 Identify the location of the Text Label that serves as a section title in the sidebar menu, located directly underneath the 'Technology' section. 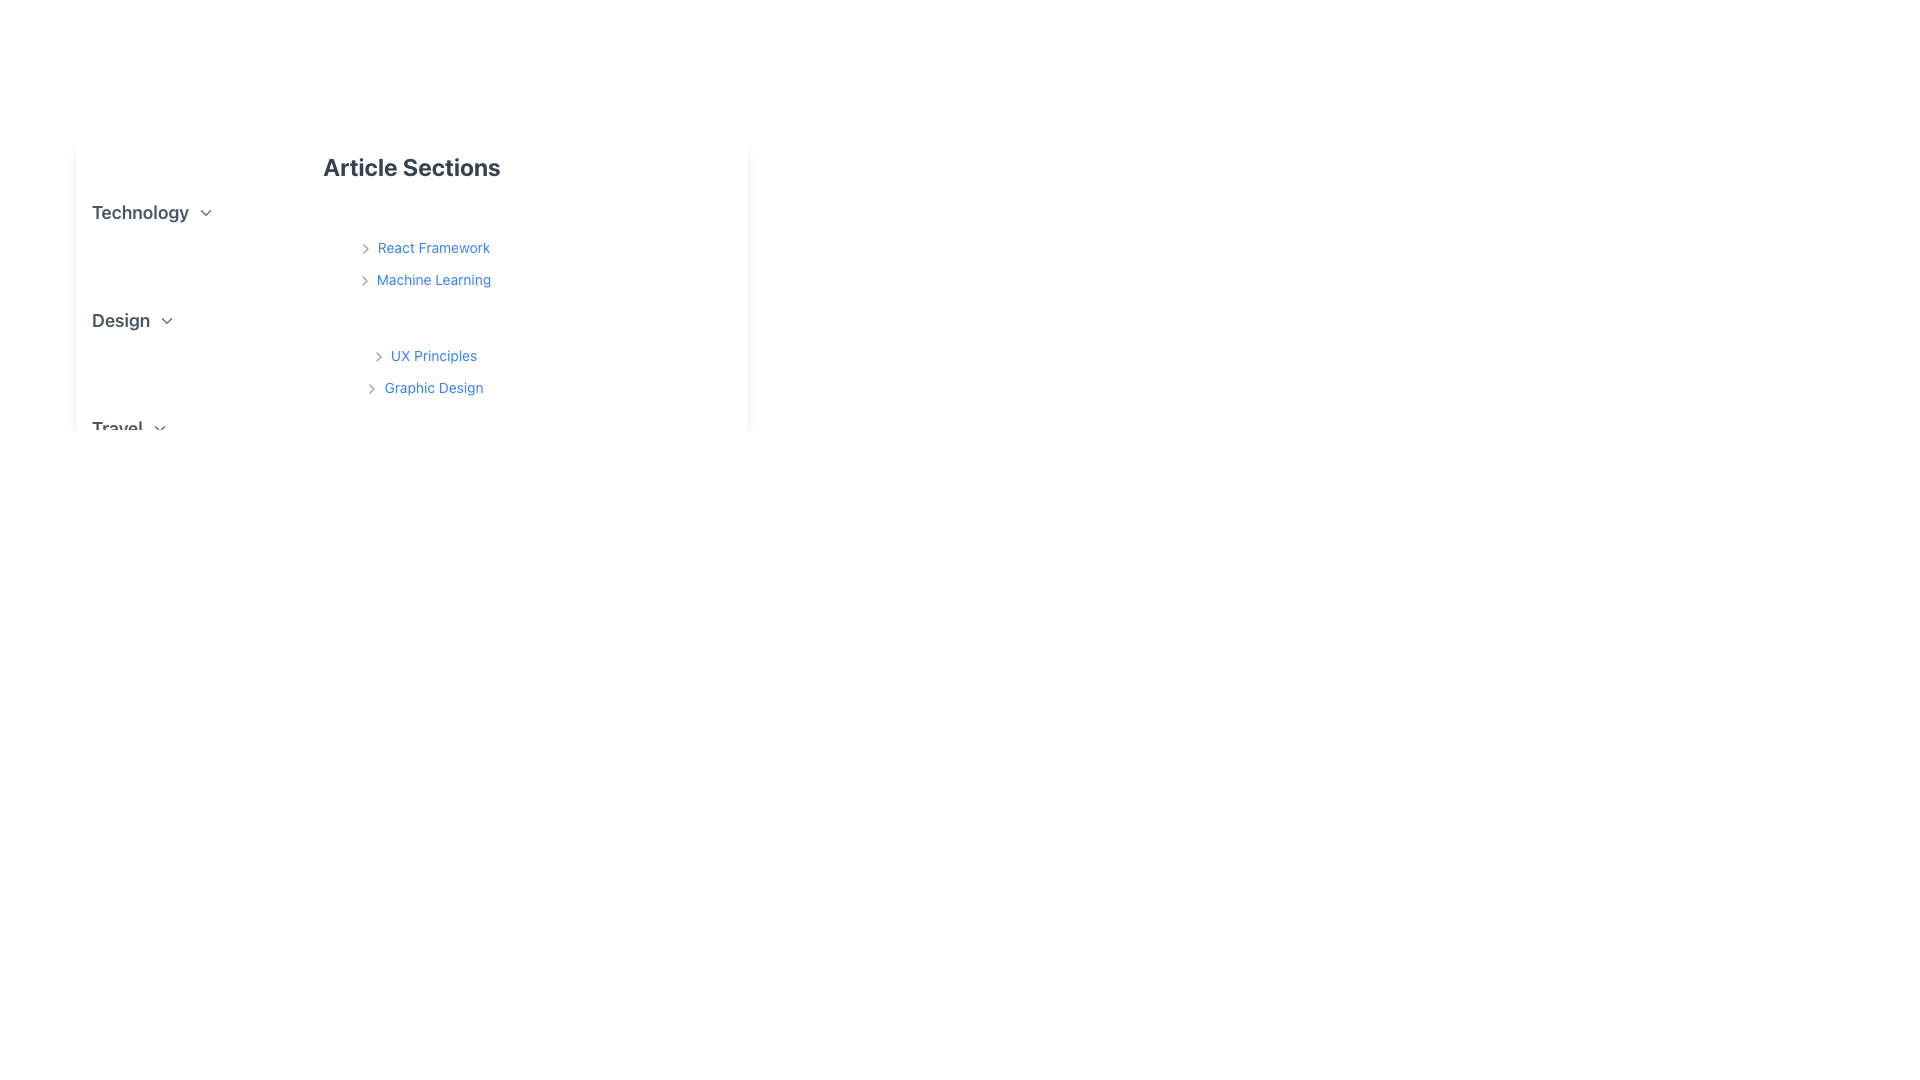
(120, 319).